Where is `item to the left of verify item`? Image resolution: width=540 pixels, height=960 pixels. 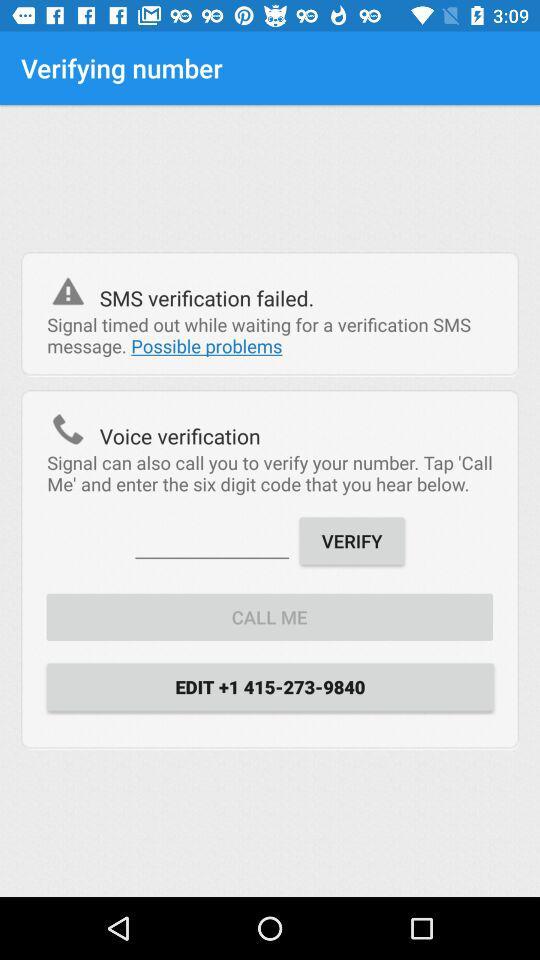 item to the left of verify item is located at coordinates (211, 538).